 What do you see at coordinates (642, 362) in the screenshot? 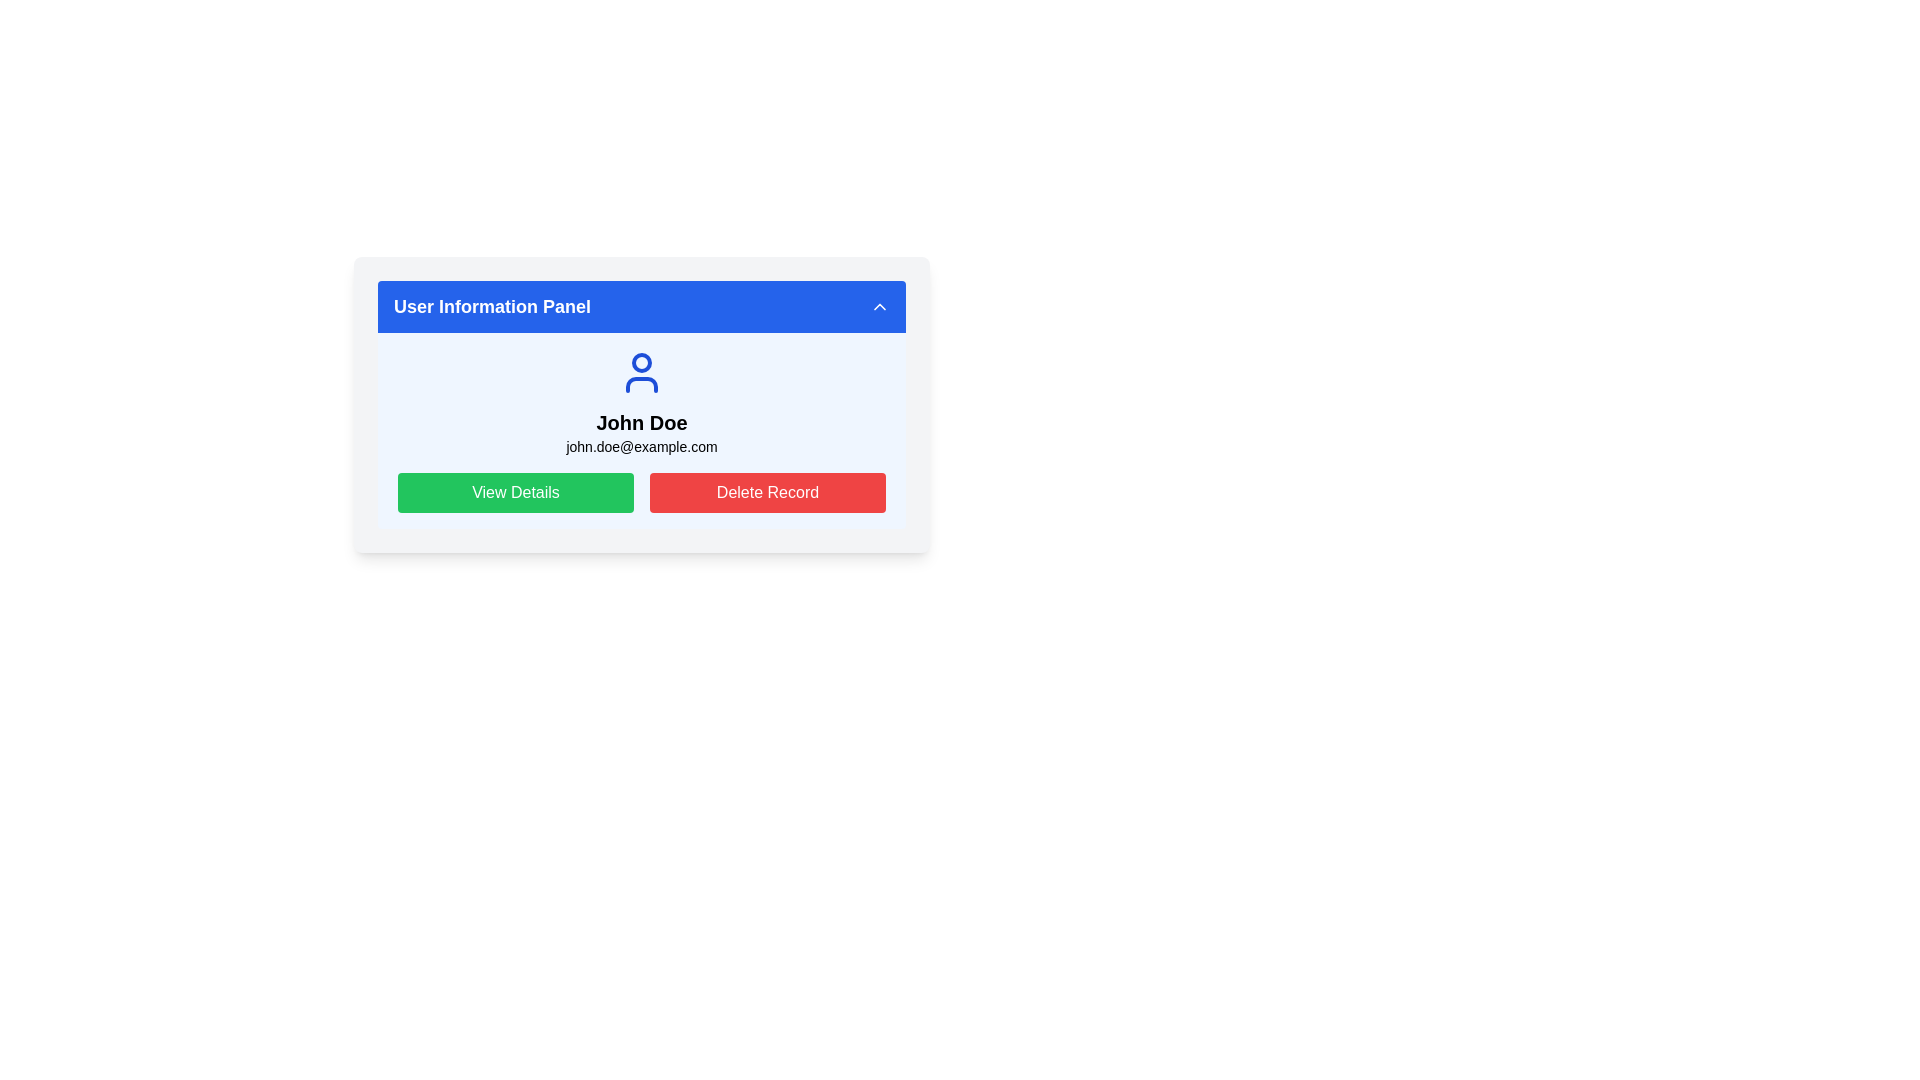
I see `the circular graphic element with a blue outline that is centered within the user's avatar icon, located below the 'User Information Panel' and above the text 'John Doe'` at bounding box center [642, 362].